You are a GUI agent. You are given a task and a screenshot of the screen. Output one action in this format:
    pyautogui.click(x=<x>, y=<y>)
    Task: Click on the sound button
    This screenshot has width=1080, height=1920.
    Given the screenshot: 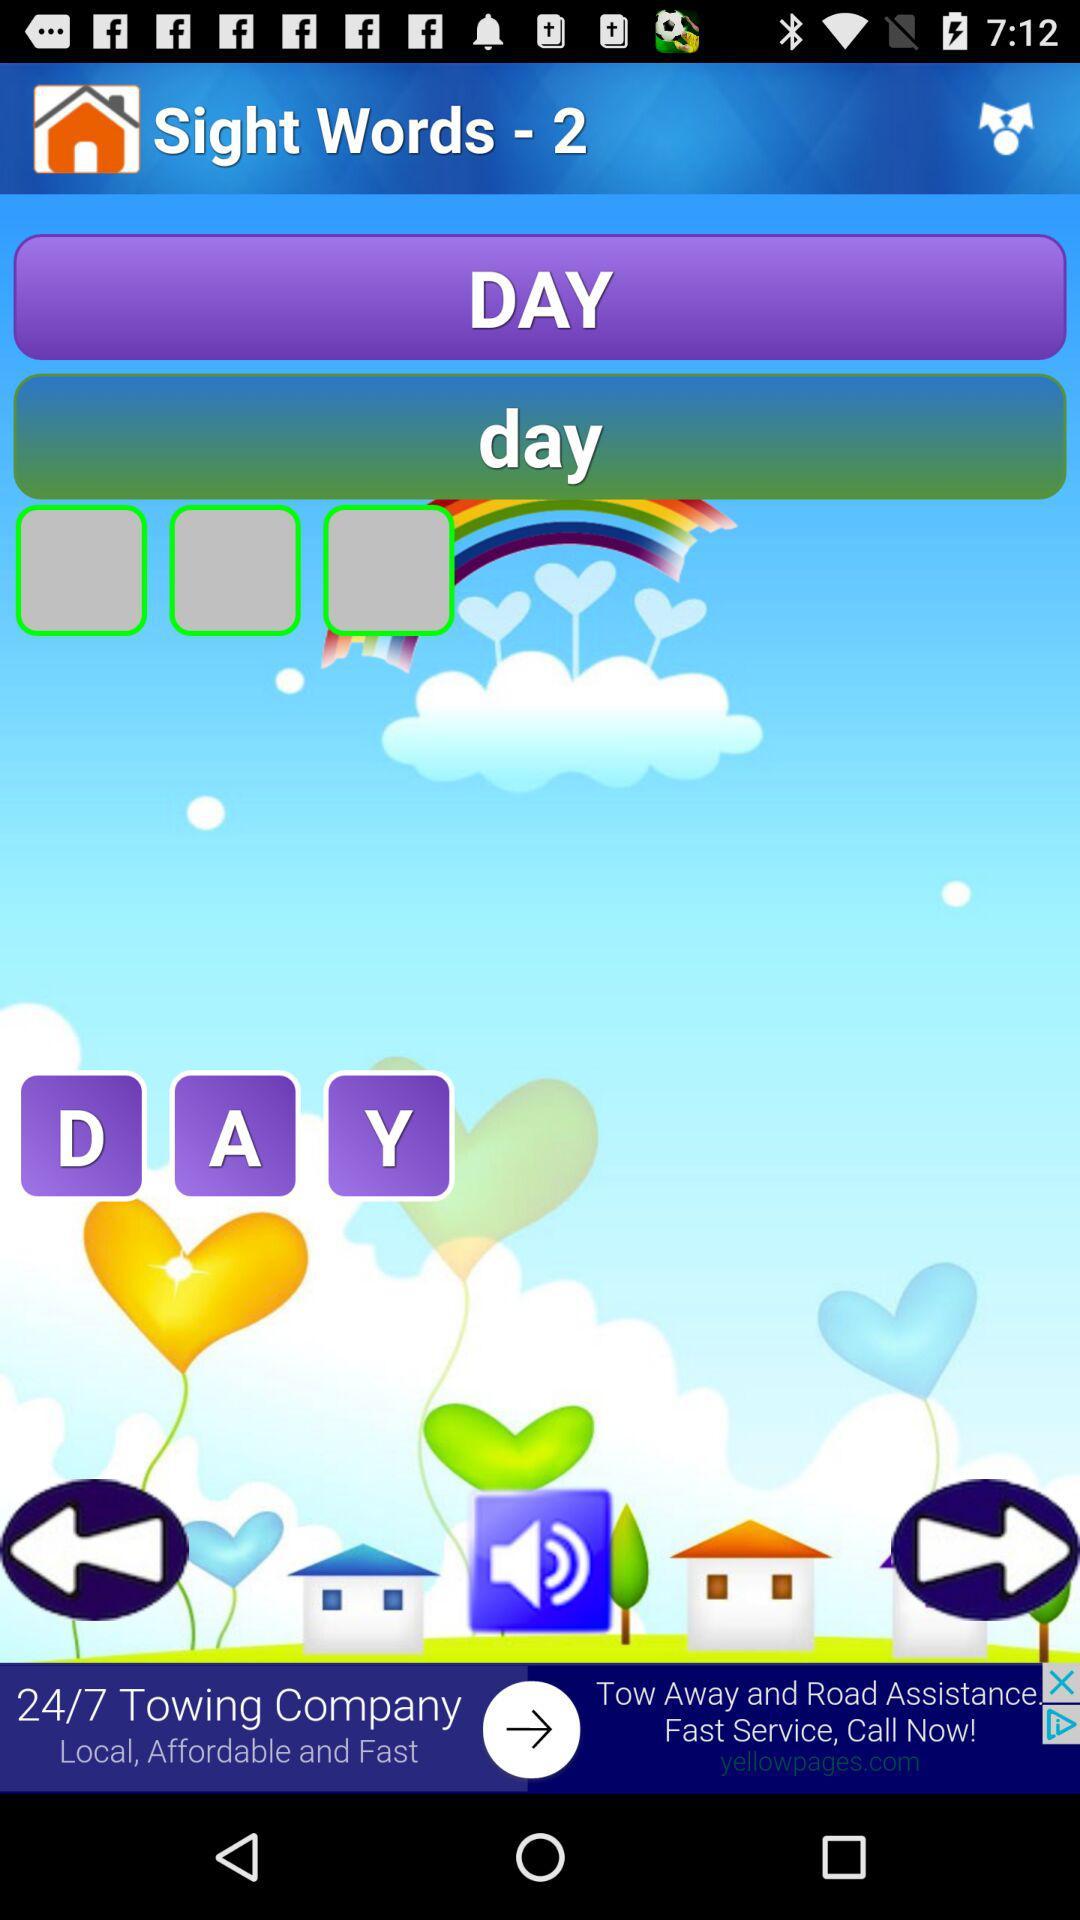 What is the action you would take?
    pyautogui.click(x=540, y=1556)
    